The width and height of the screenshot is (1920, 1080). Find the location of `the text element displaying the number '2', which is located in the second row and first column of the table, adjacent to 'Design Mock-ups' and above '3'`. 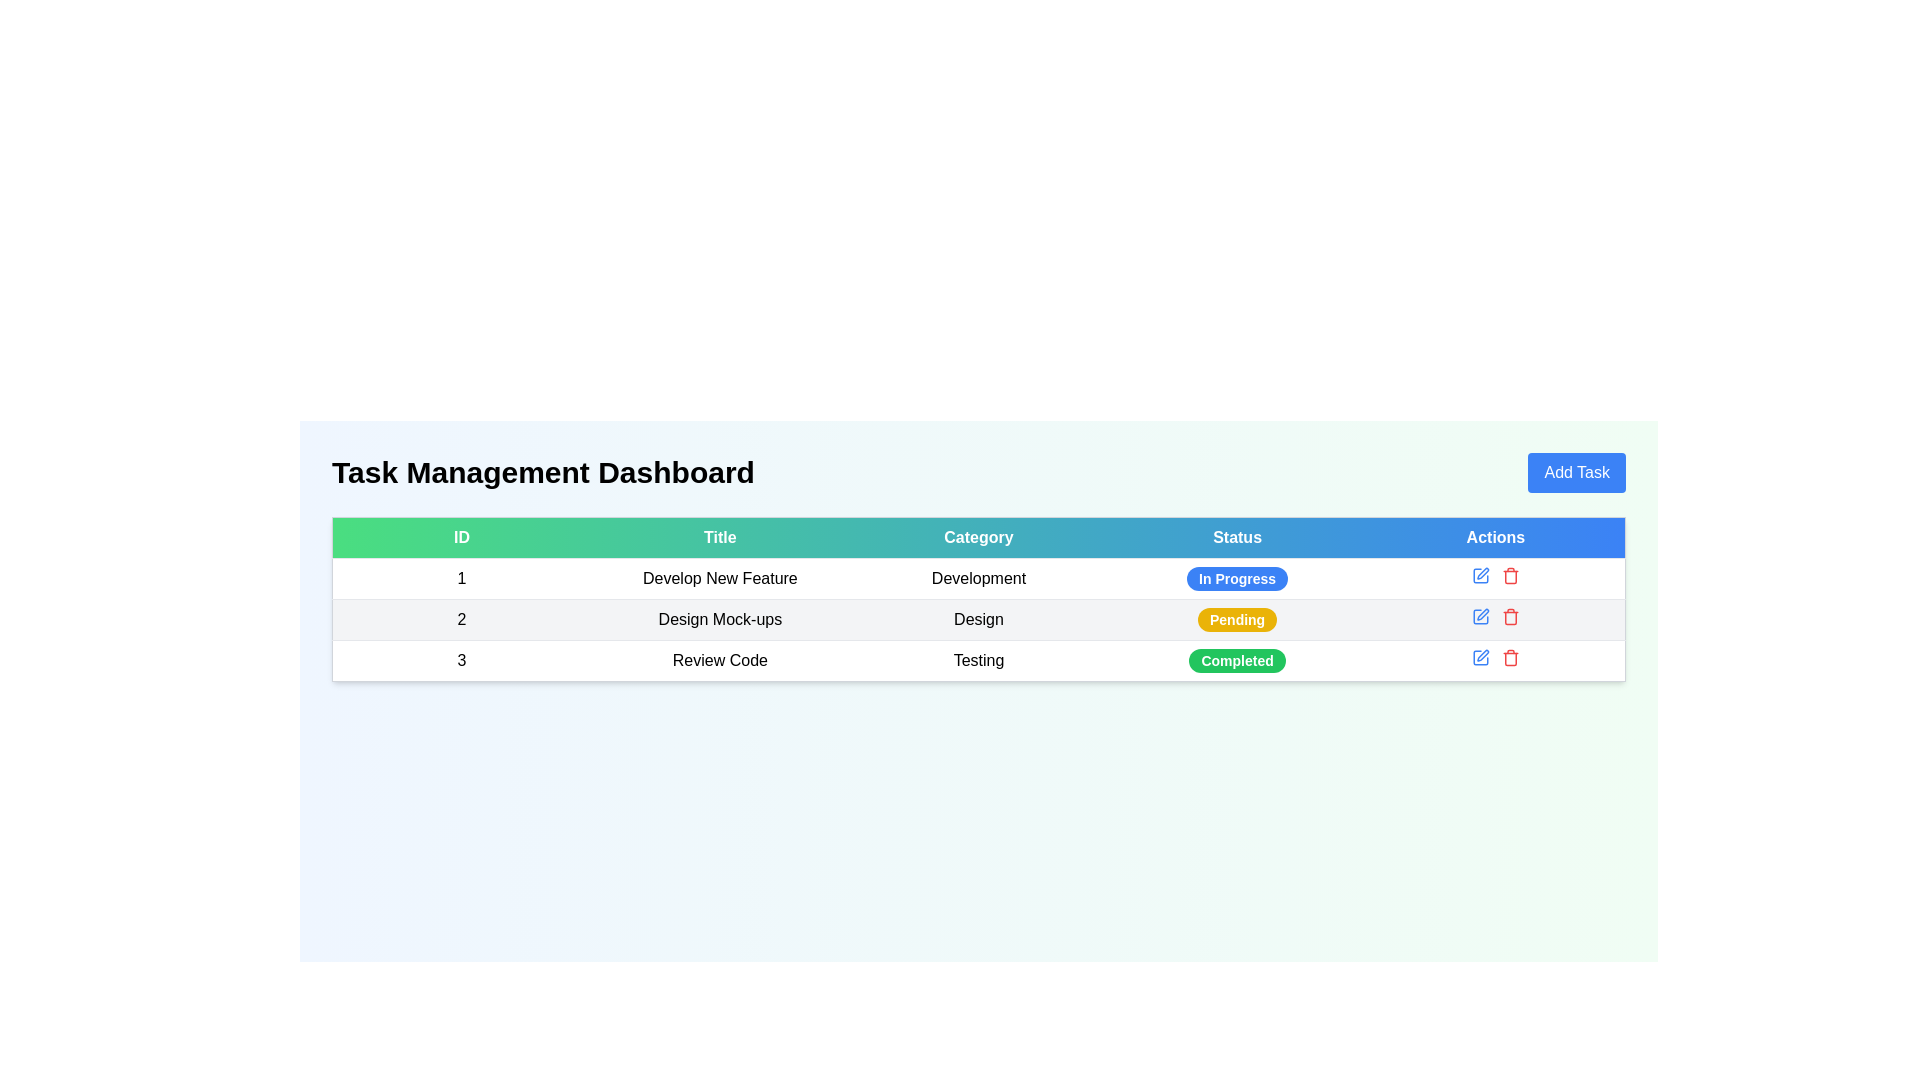

the text element displaying the number '2', which is located in the second row and first column of the table, adjacent to 'Design Mock-ups' and above '3' is located at coordinates (460, 619).